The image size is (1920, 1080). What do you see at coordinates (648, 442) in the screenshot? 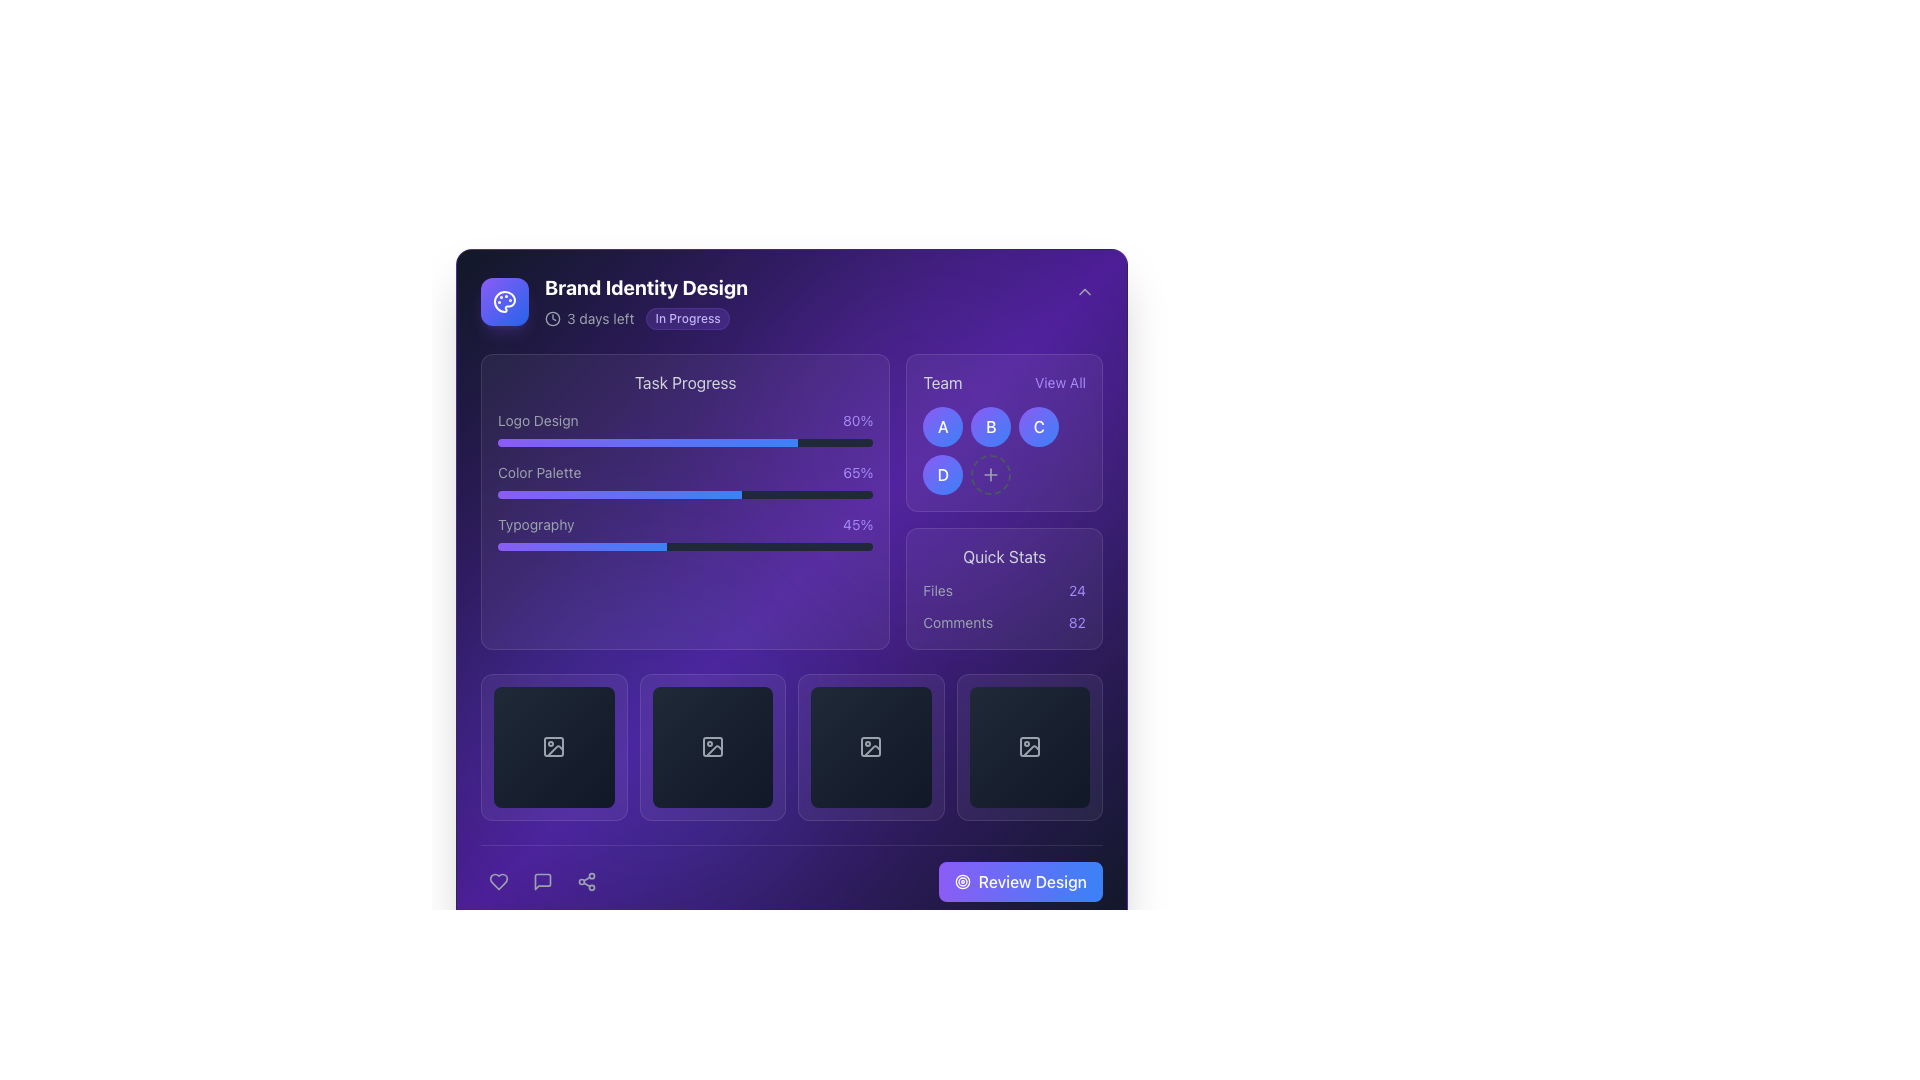
I see `the completion status of the 'Logo Design' task represented by the progress bar segment in the 'Task Progress' section` at bounding box center [648, 442].